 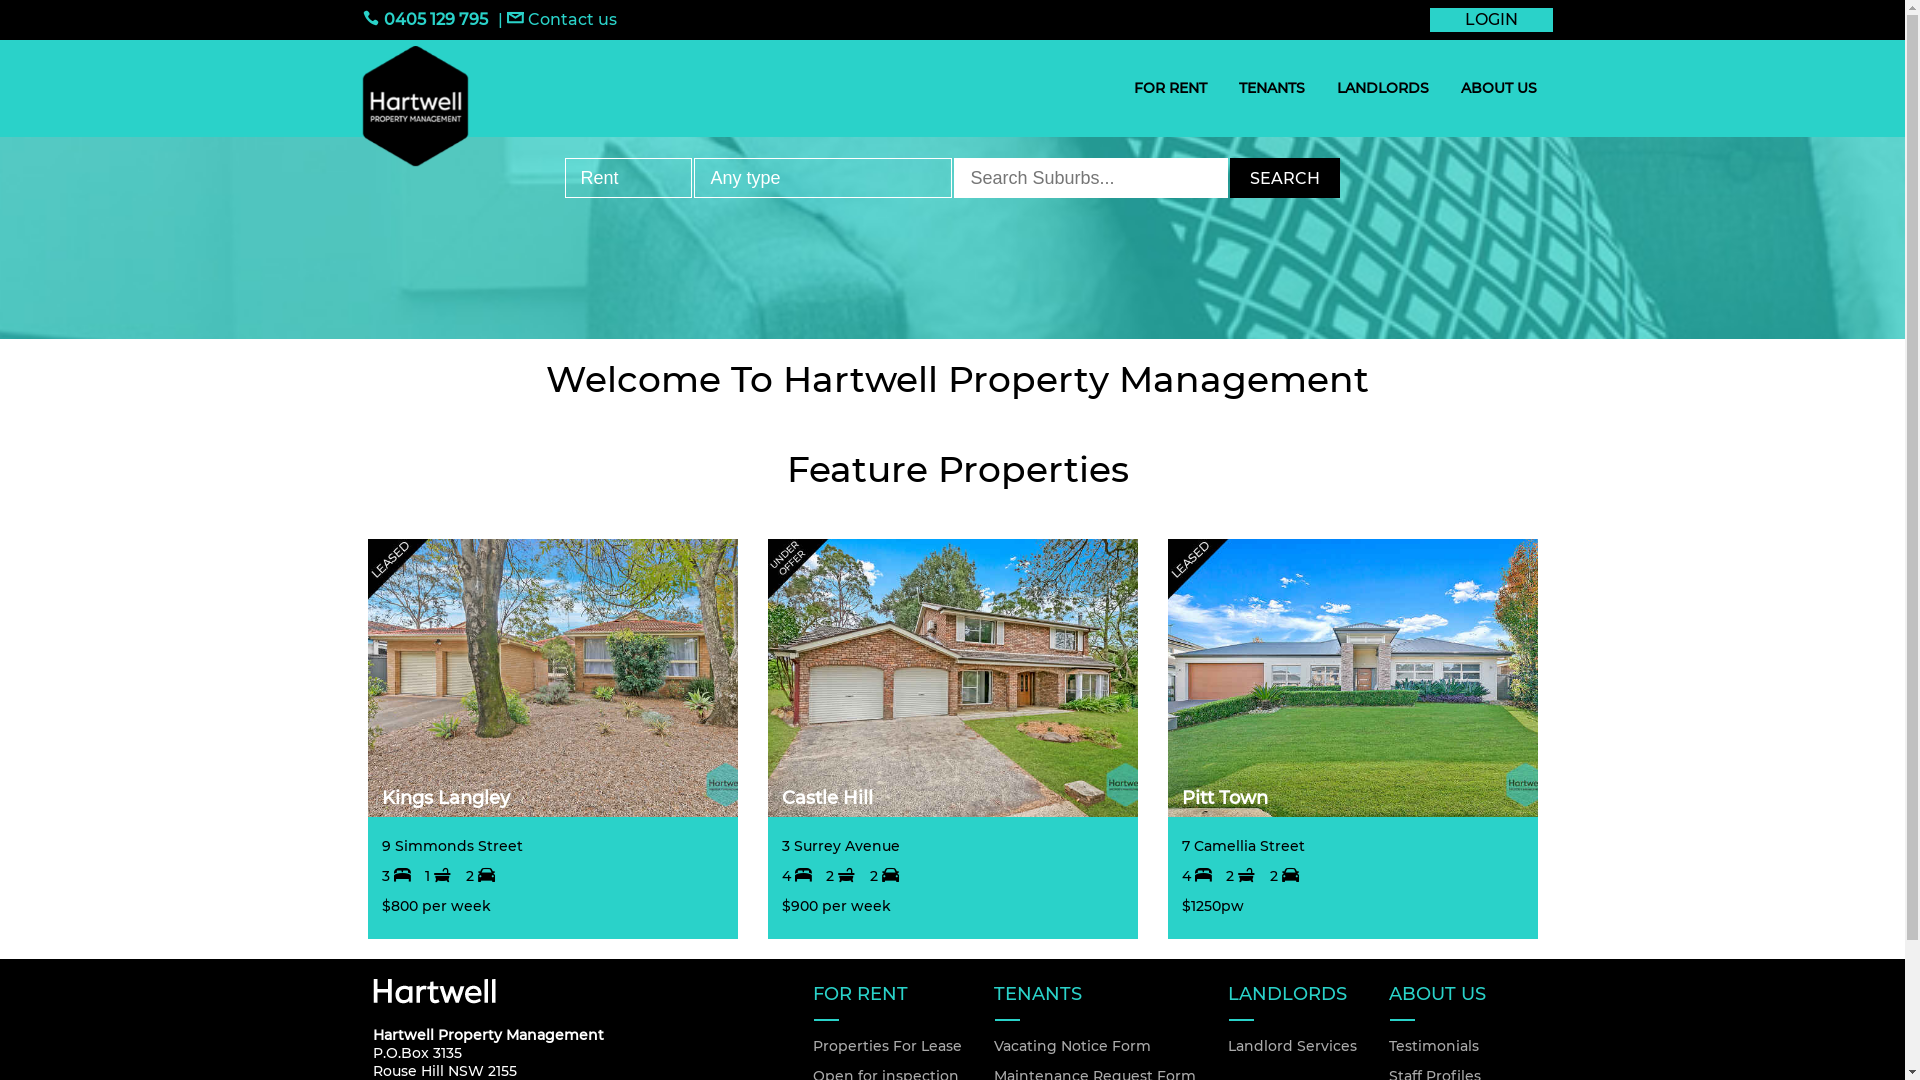 What do you see at coordinates (1491, 19) in the screenshot?
I see `'LOGIN'` at bounding box center [1491, 19].